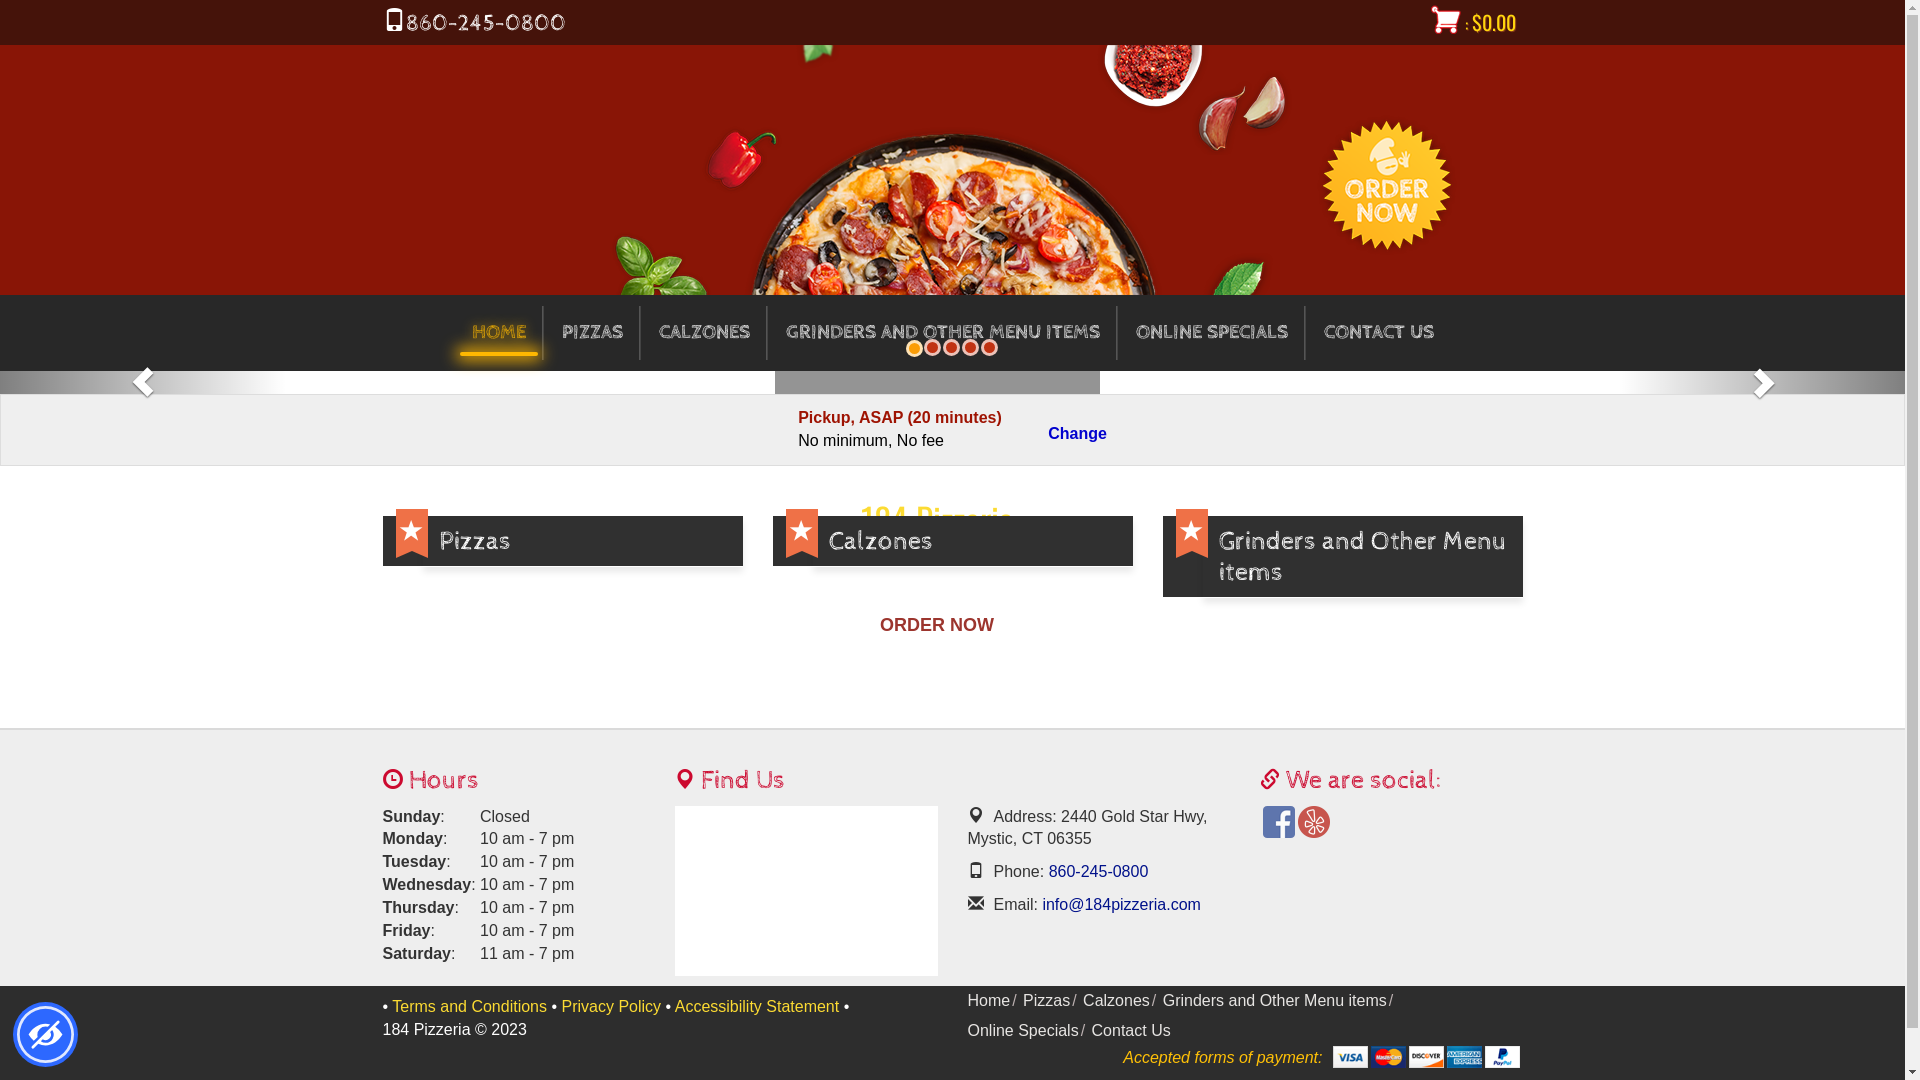  I want to click on 'Facebook', so click(1277, 821).